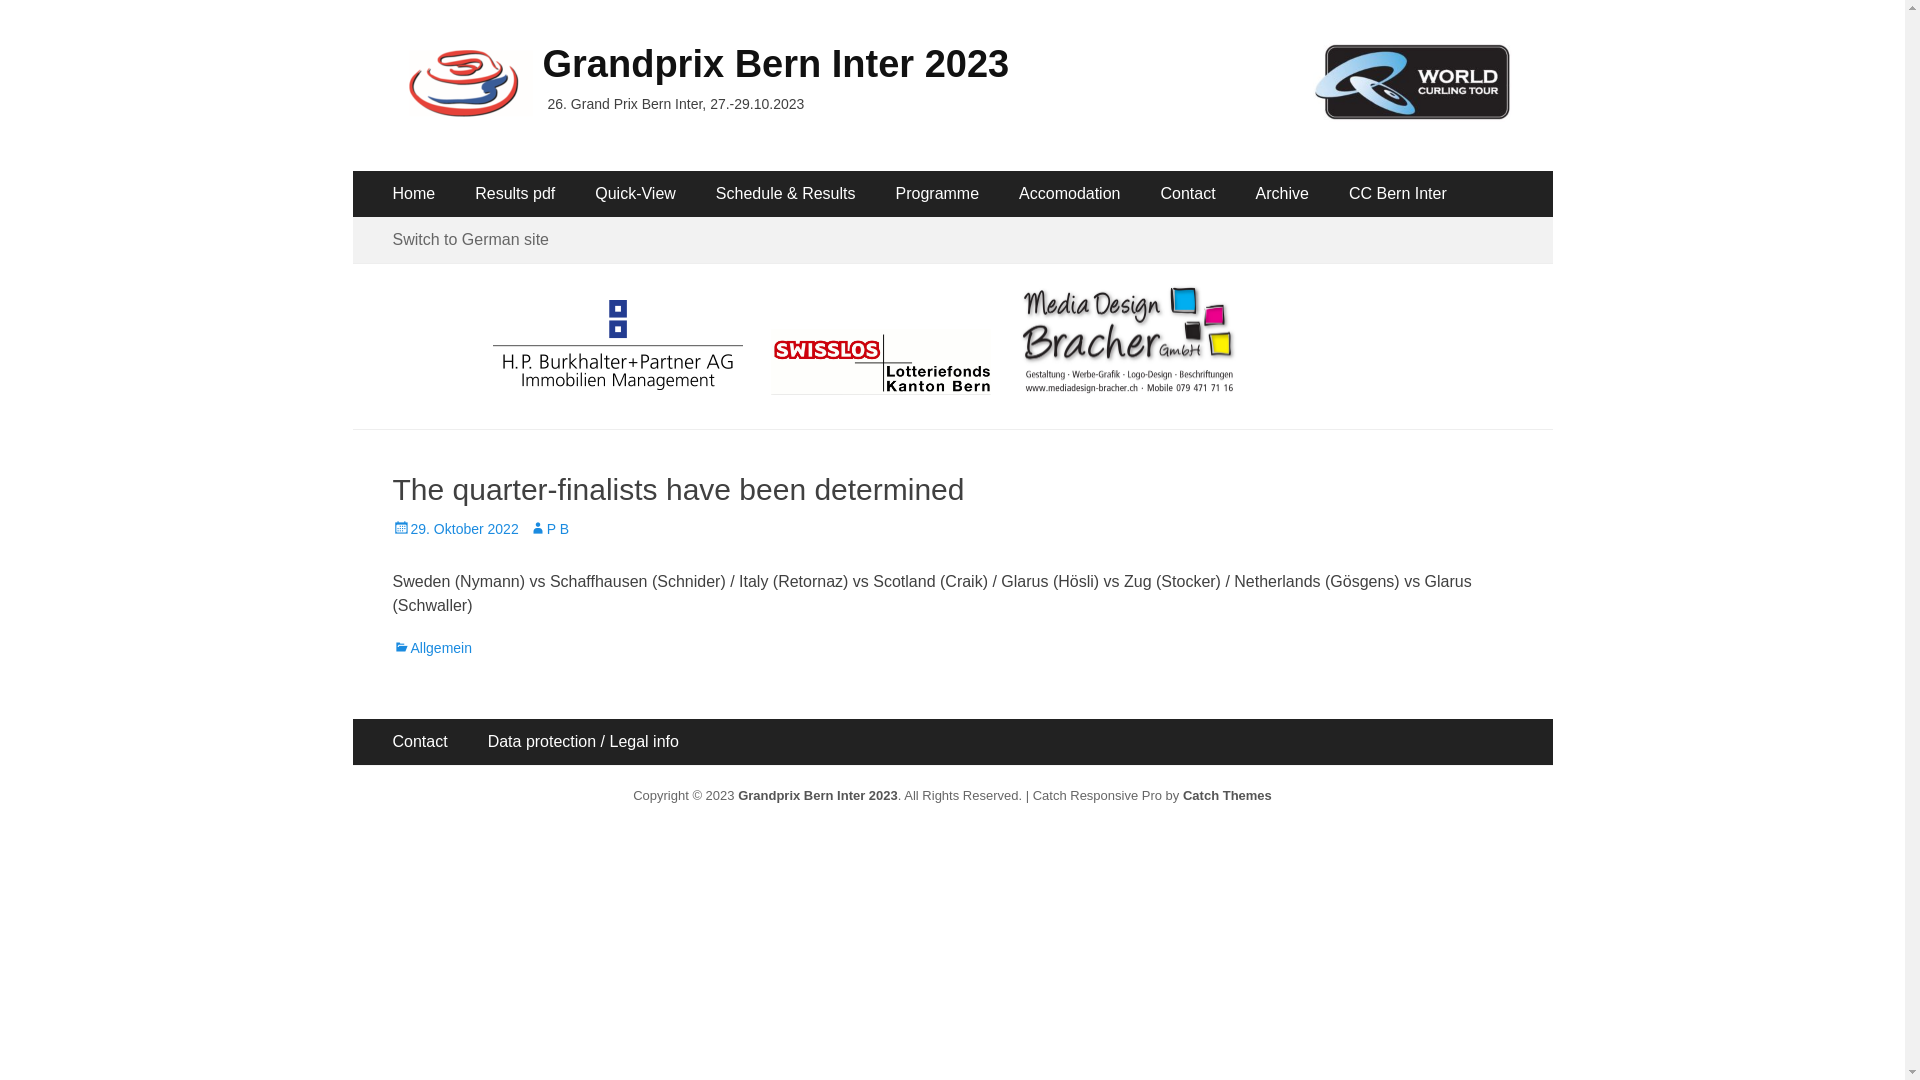 The width and height of the screenshot is (1920, 1080). I want to click on 'Data protection / Legal info', so click(466, 741).